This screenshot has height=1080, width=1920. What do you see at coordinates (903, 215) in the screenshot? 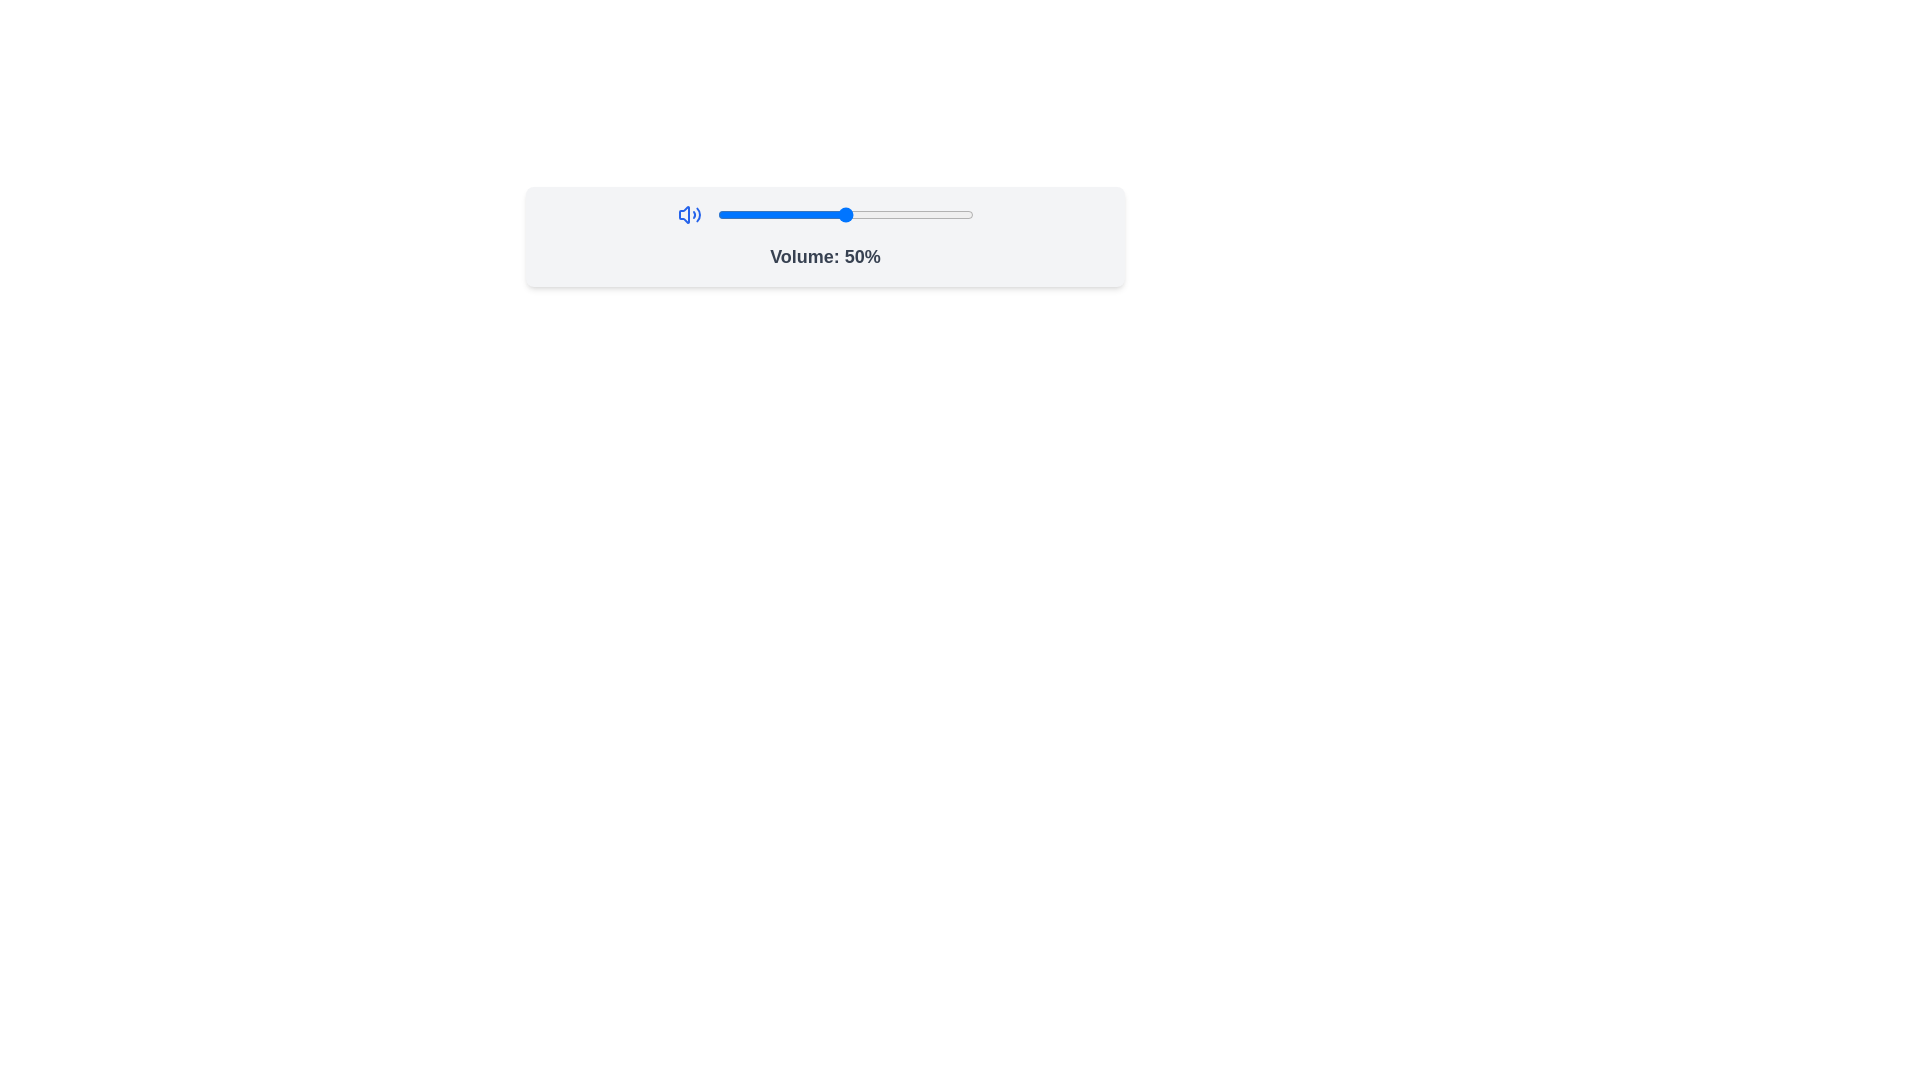
I see `the slider volume` at bounding box center [903, 215].